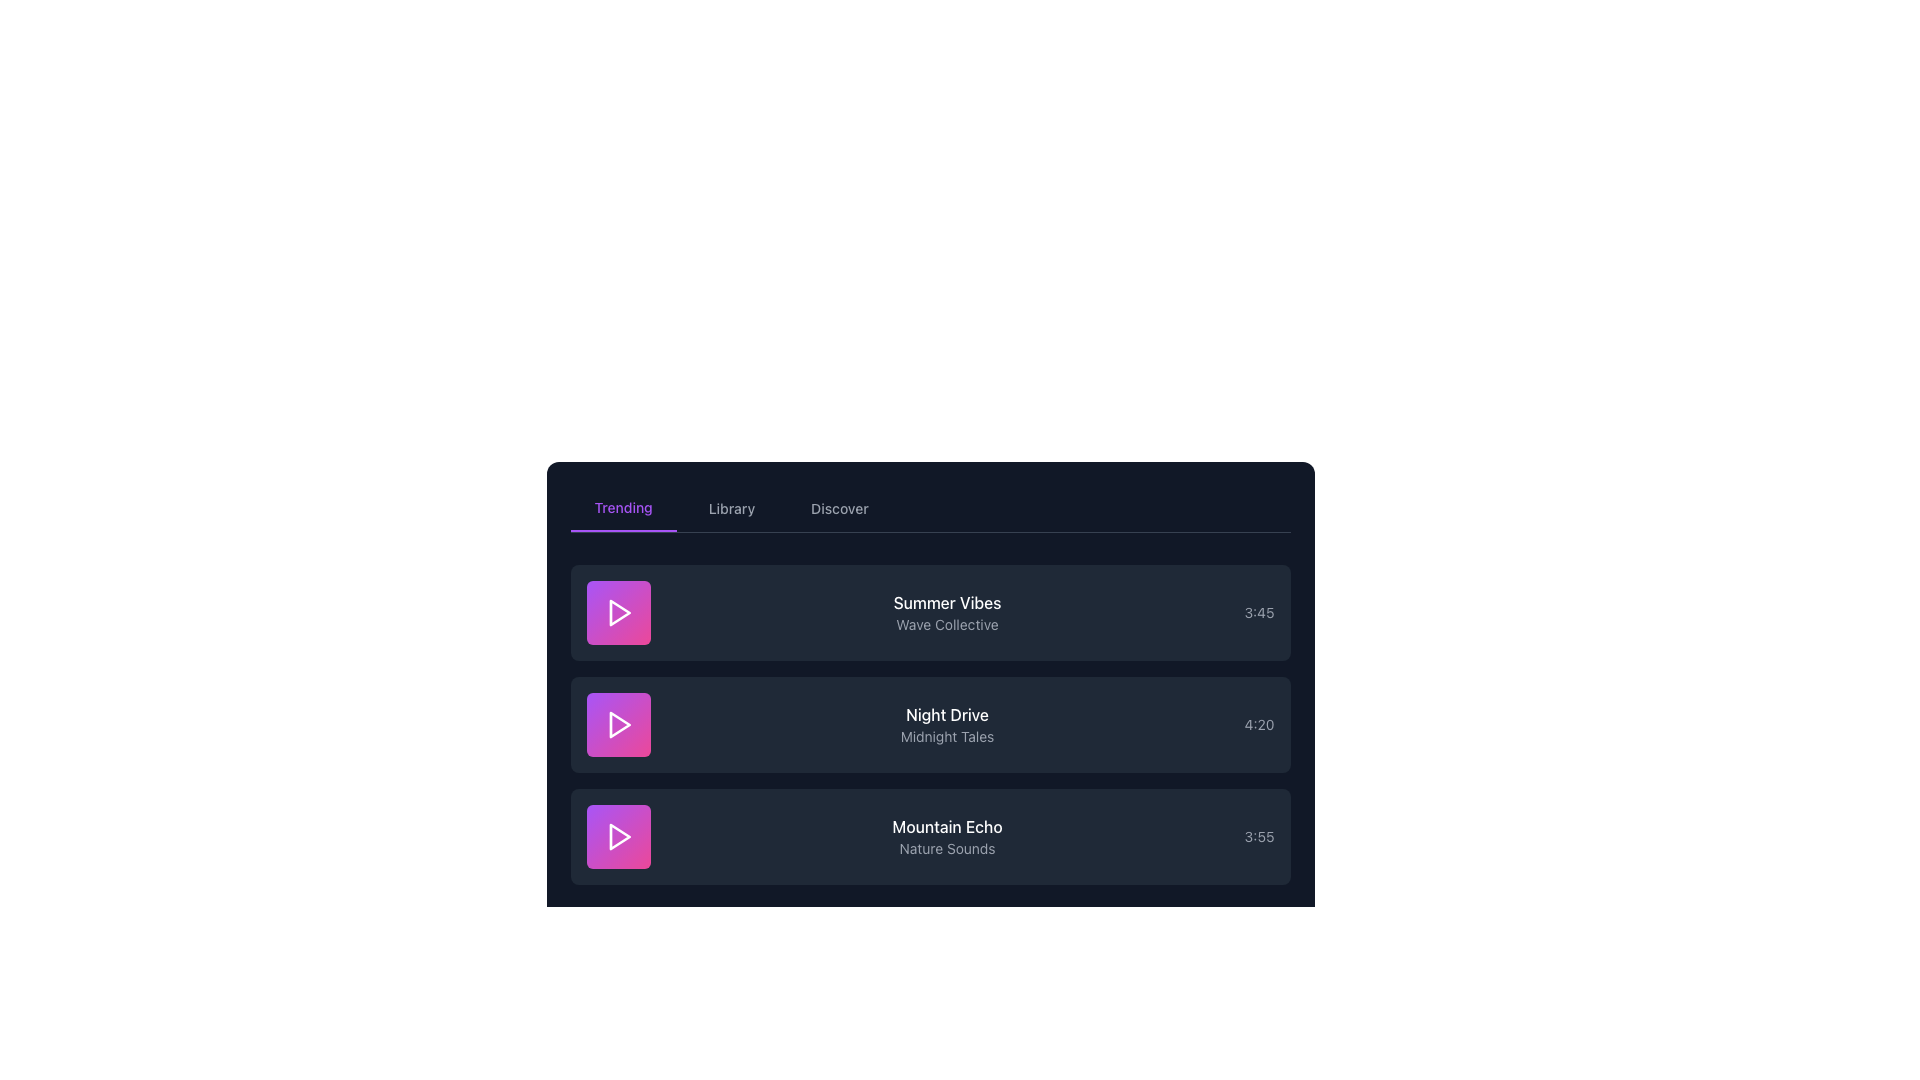 Image resolution: width=1920 pixels, height=1080 pixels. Describe the element at coordinates (617, 612) in the screenshot. I see `the play button located in the top-left corner of the 'Summer Vibes' list item in the 'Trending' tab to initiate playback of the audio or video track` at that location.